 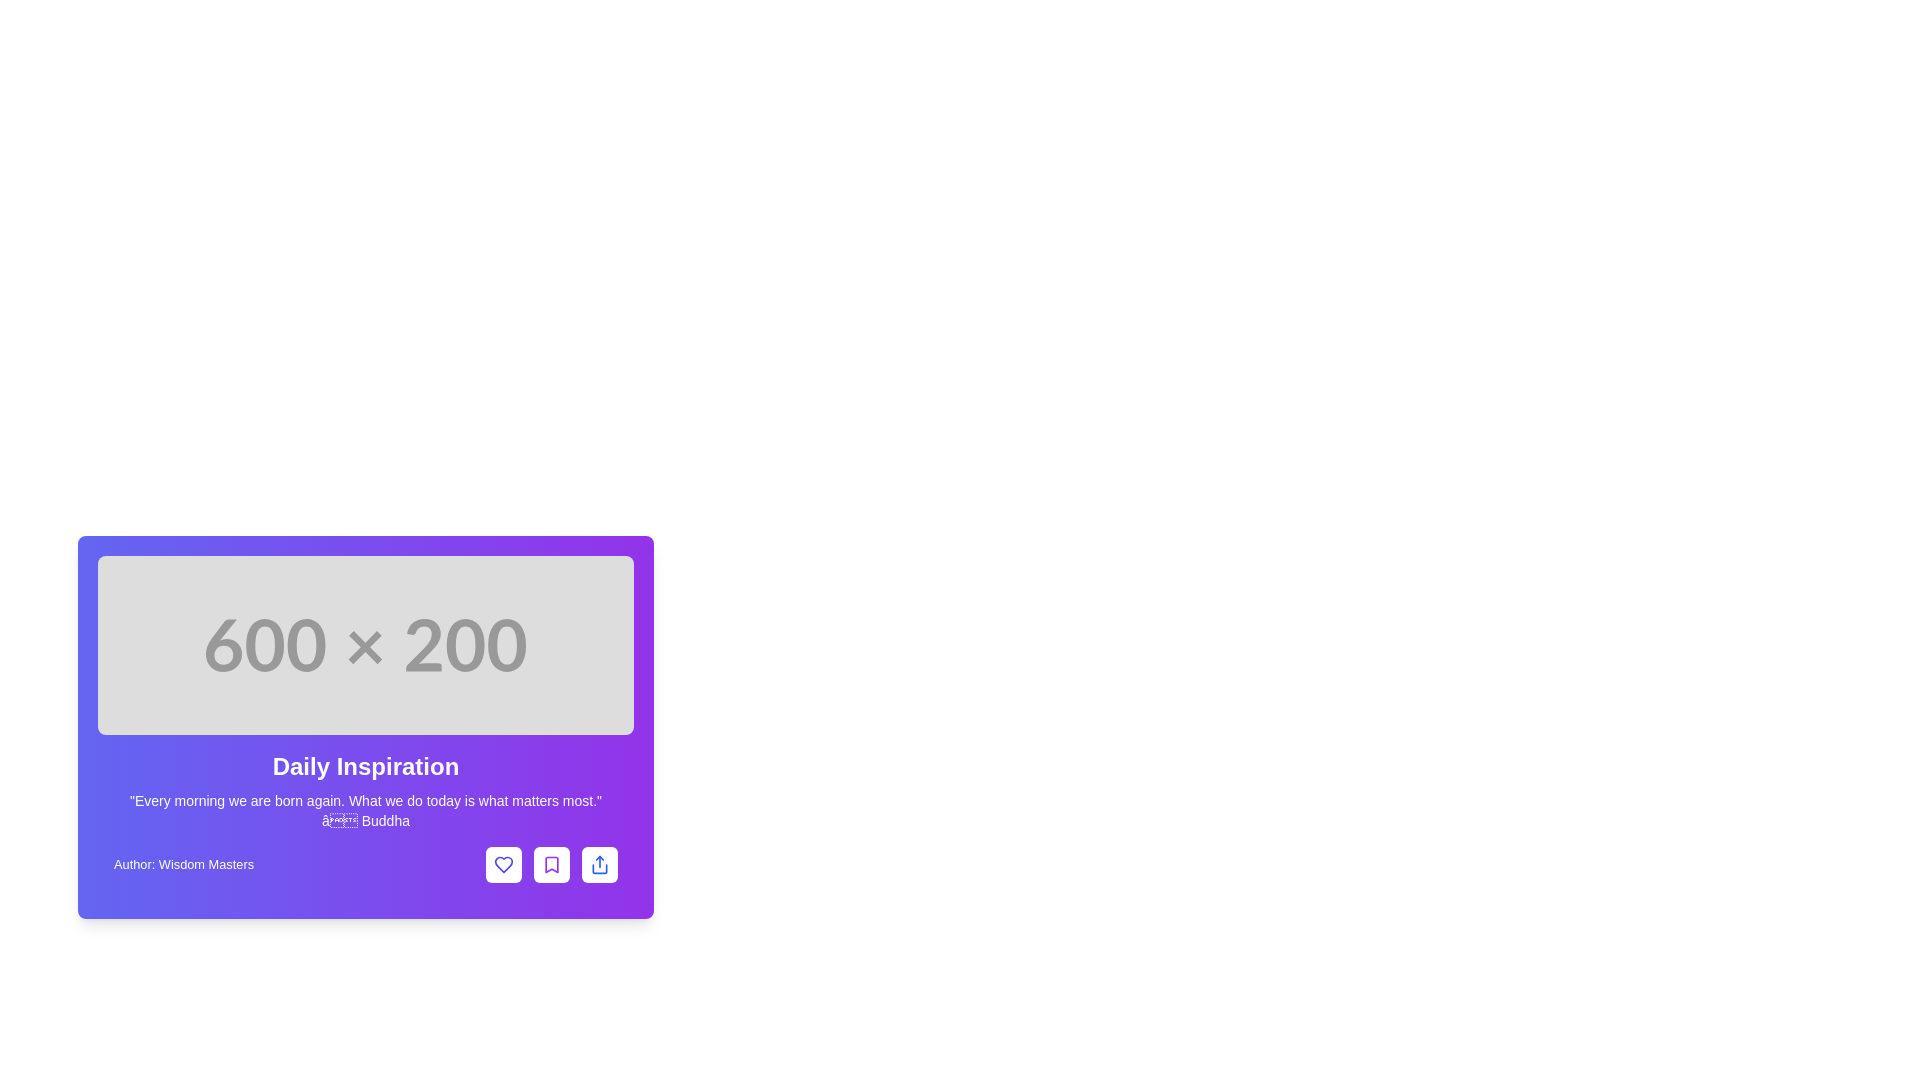 What do you see at coordinates (599, 863) in the screenshot?
I see `the share button icon, which is an outlined blue arrow pointing upwards located in the bottom-right corner of the purple card` at bounding box center [599, 863].